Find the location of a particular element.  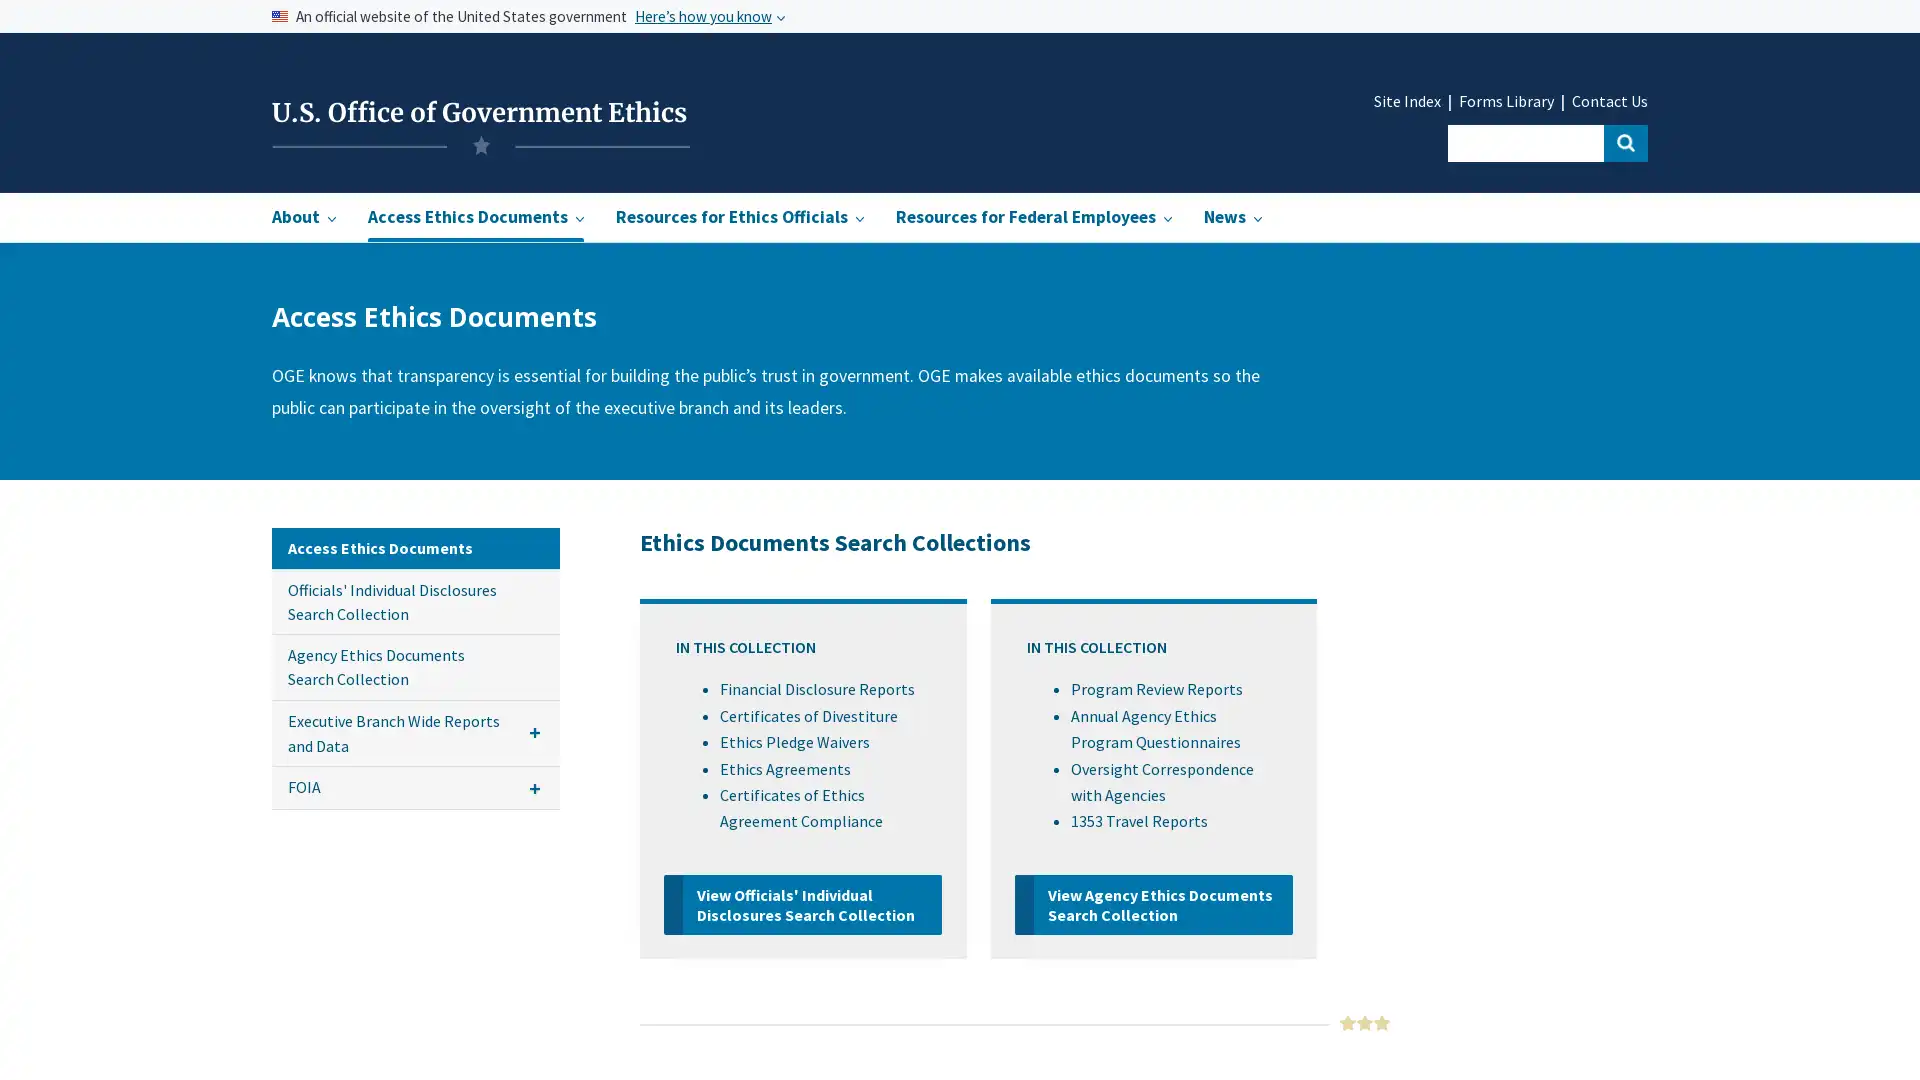

Executive Branch Wide Reports and Data is located at coordinates (415, 732).